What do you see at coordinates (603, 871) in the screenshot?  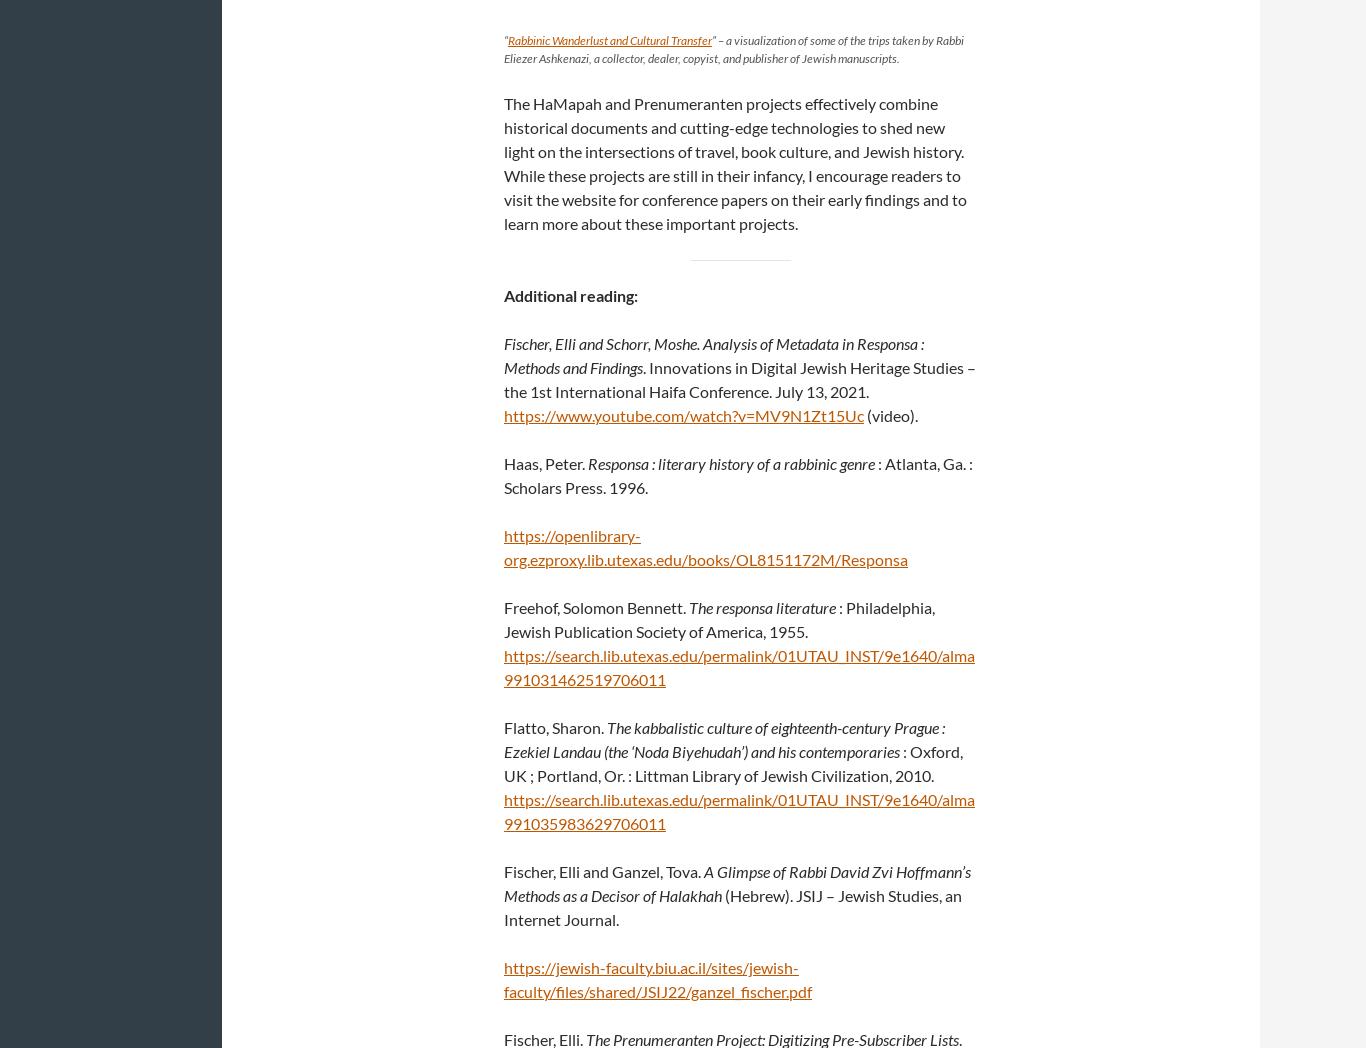 I see `'Fischer, Elli and Ganzel, Tova.'` at bounding box center [603, 871].